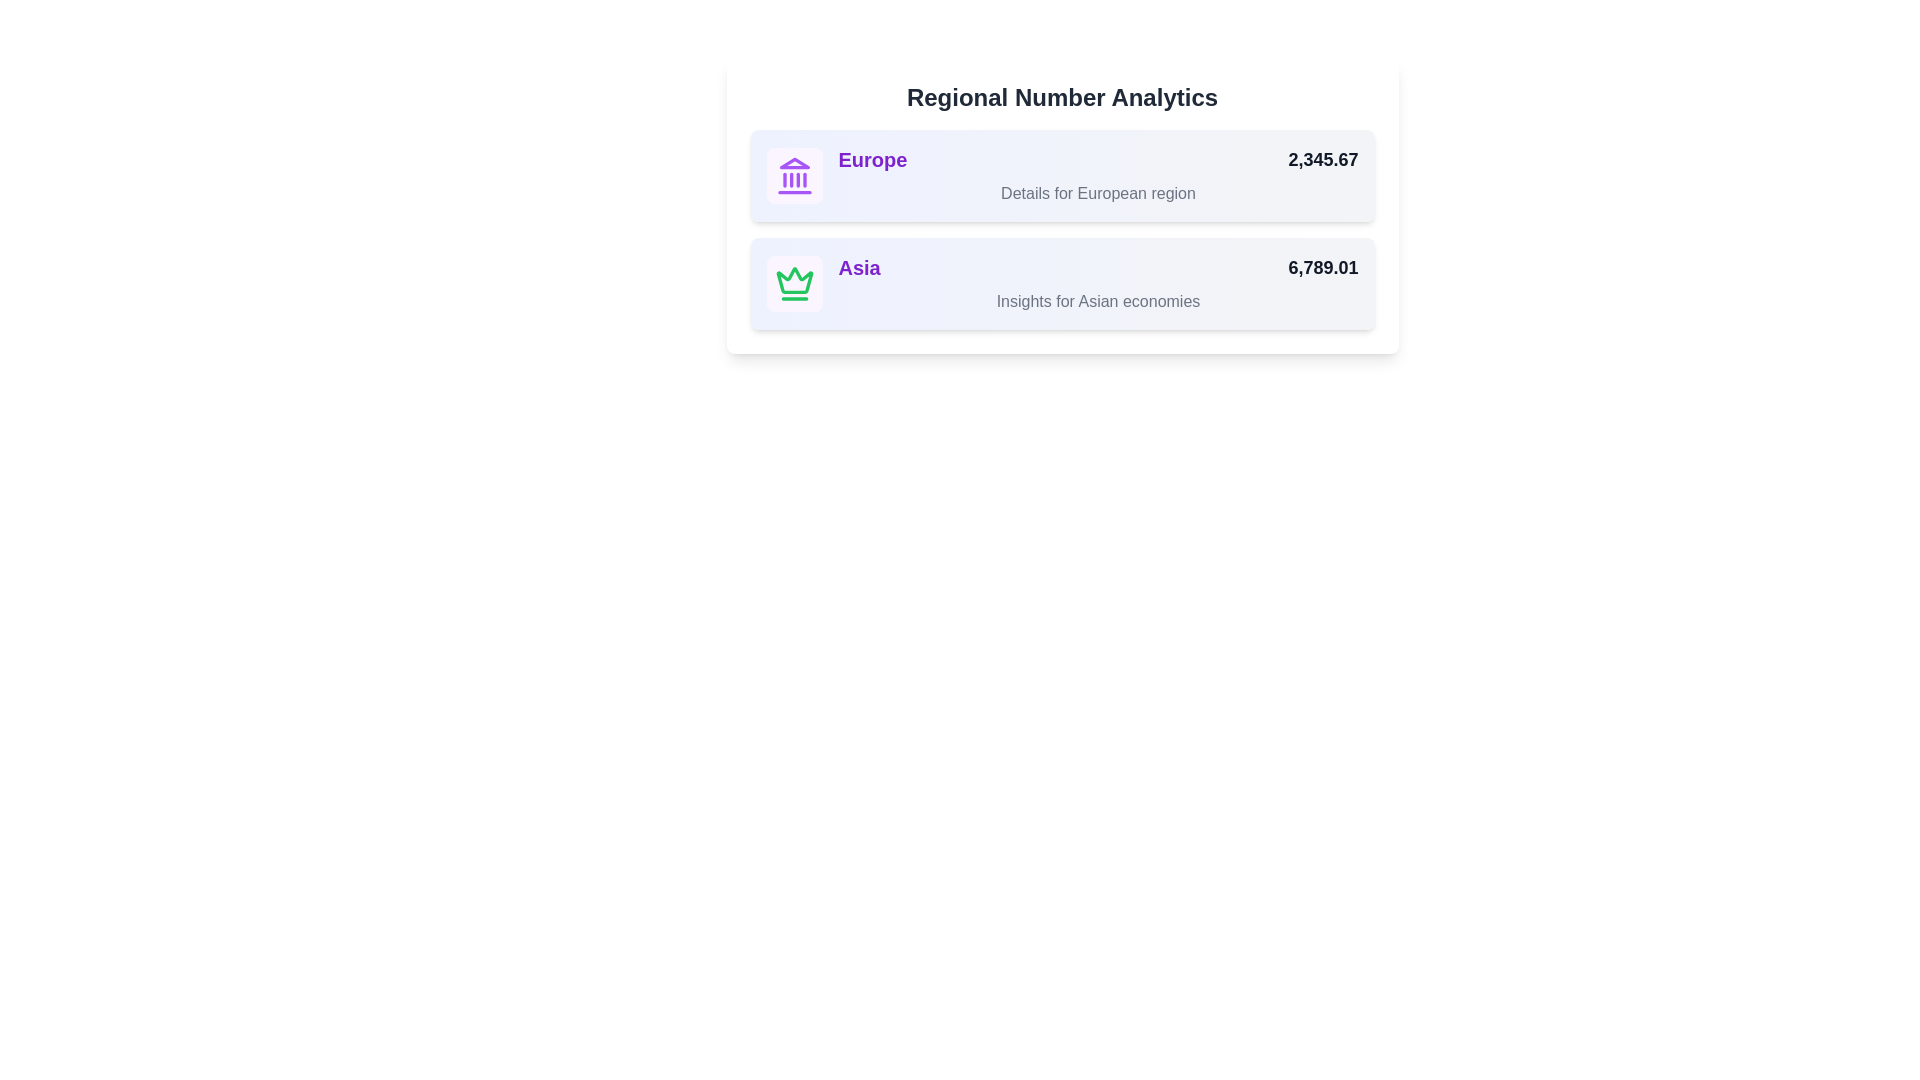 This screenshot has height=1080, width=1920. I want to click on the appearance of the crown-shaped graphic icon, which is vibrant green and located next to the 'Asia' title in the section labeled 'Insights for Asian economies', so click(793, 284).